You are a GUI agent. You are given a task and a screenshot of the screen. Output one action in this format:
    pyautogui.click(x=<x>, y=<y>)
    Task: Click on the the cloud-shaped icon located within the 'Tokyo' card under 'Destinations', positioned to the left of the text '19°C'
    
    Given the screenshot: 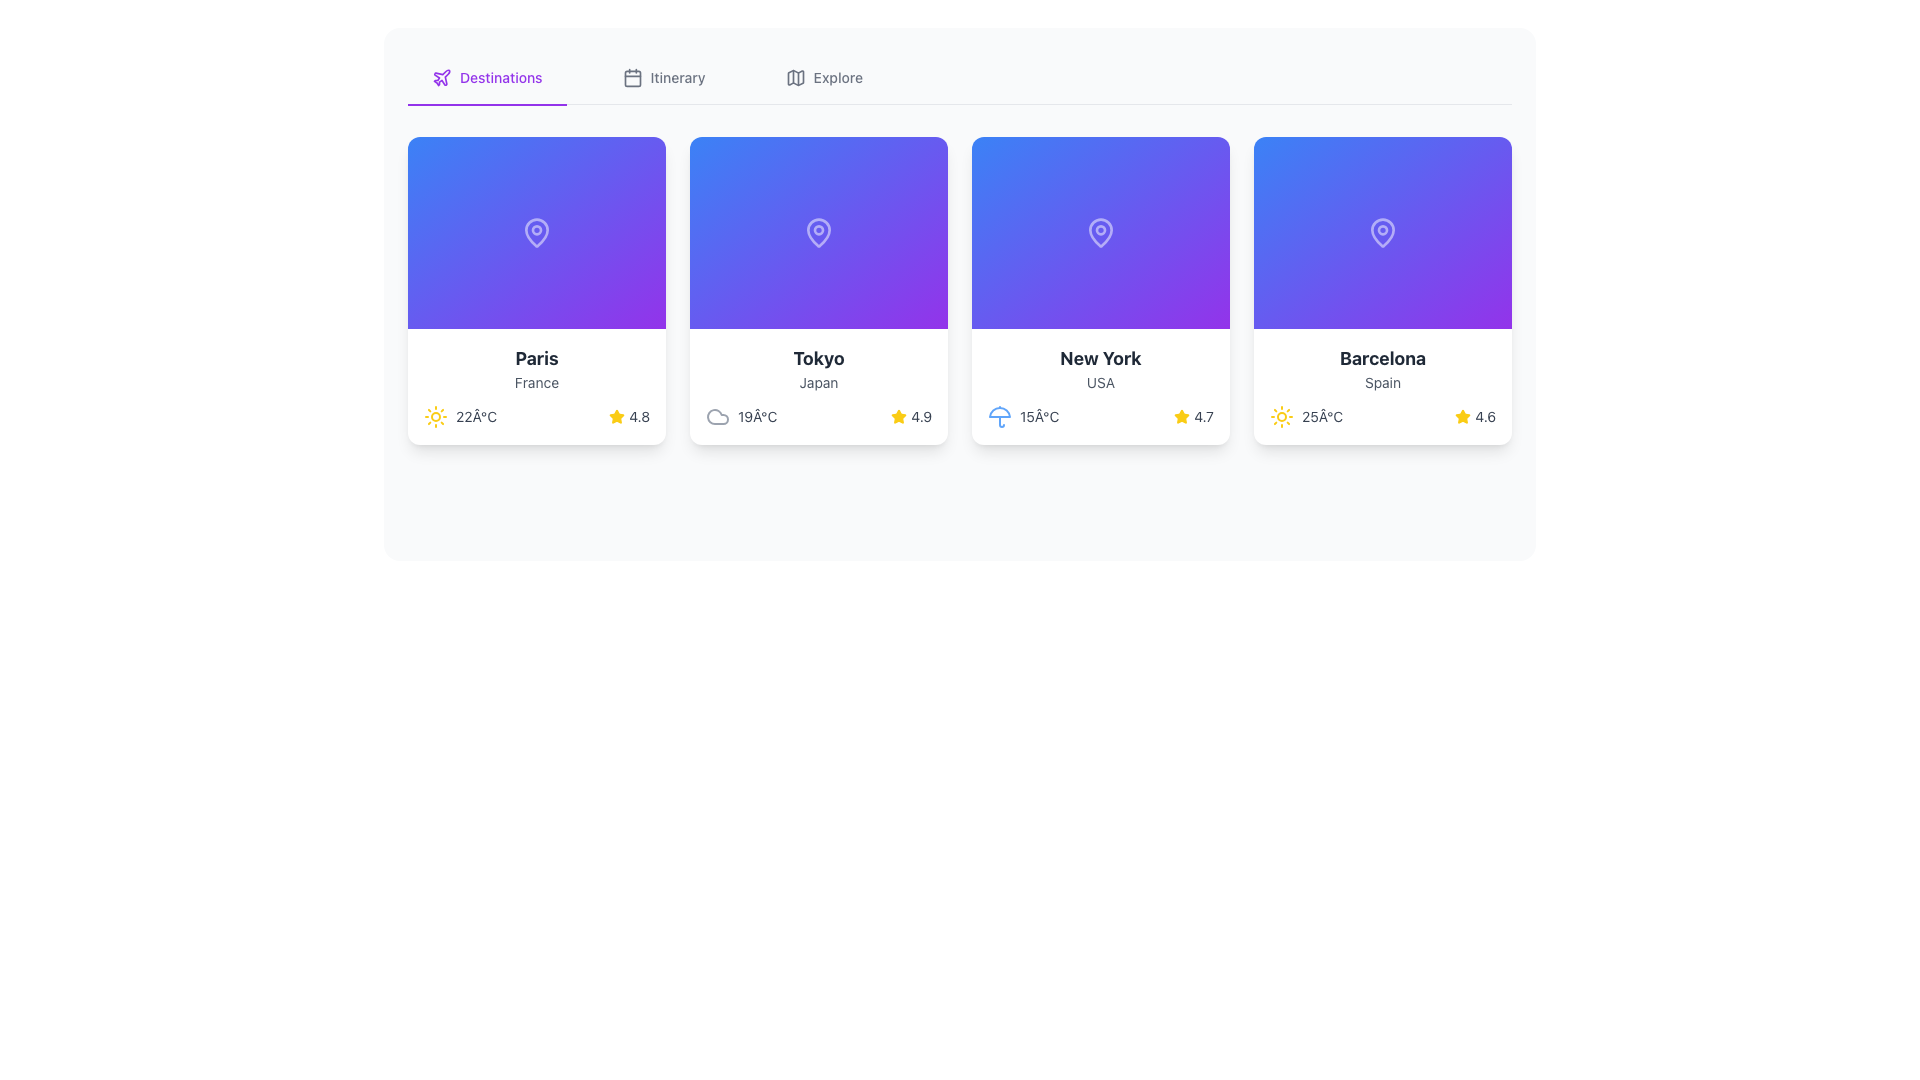 What is the action you would take?
    pyautogui.click(x=718, y=415)
    